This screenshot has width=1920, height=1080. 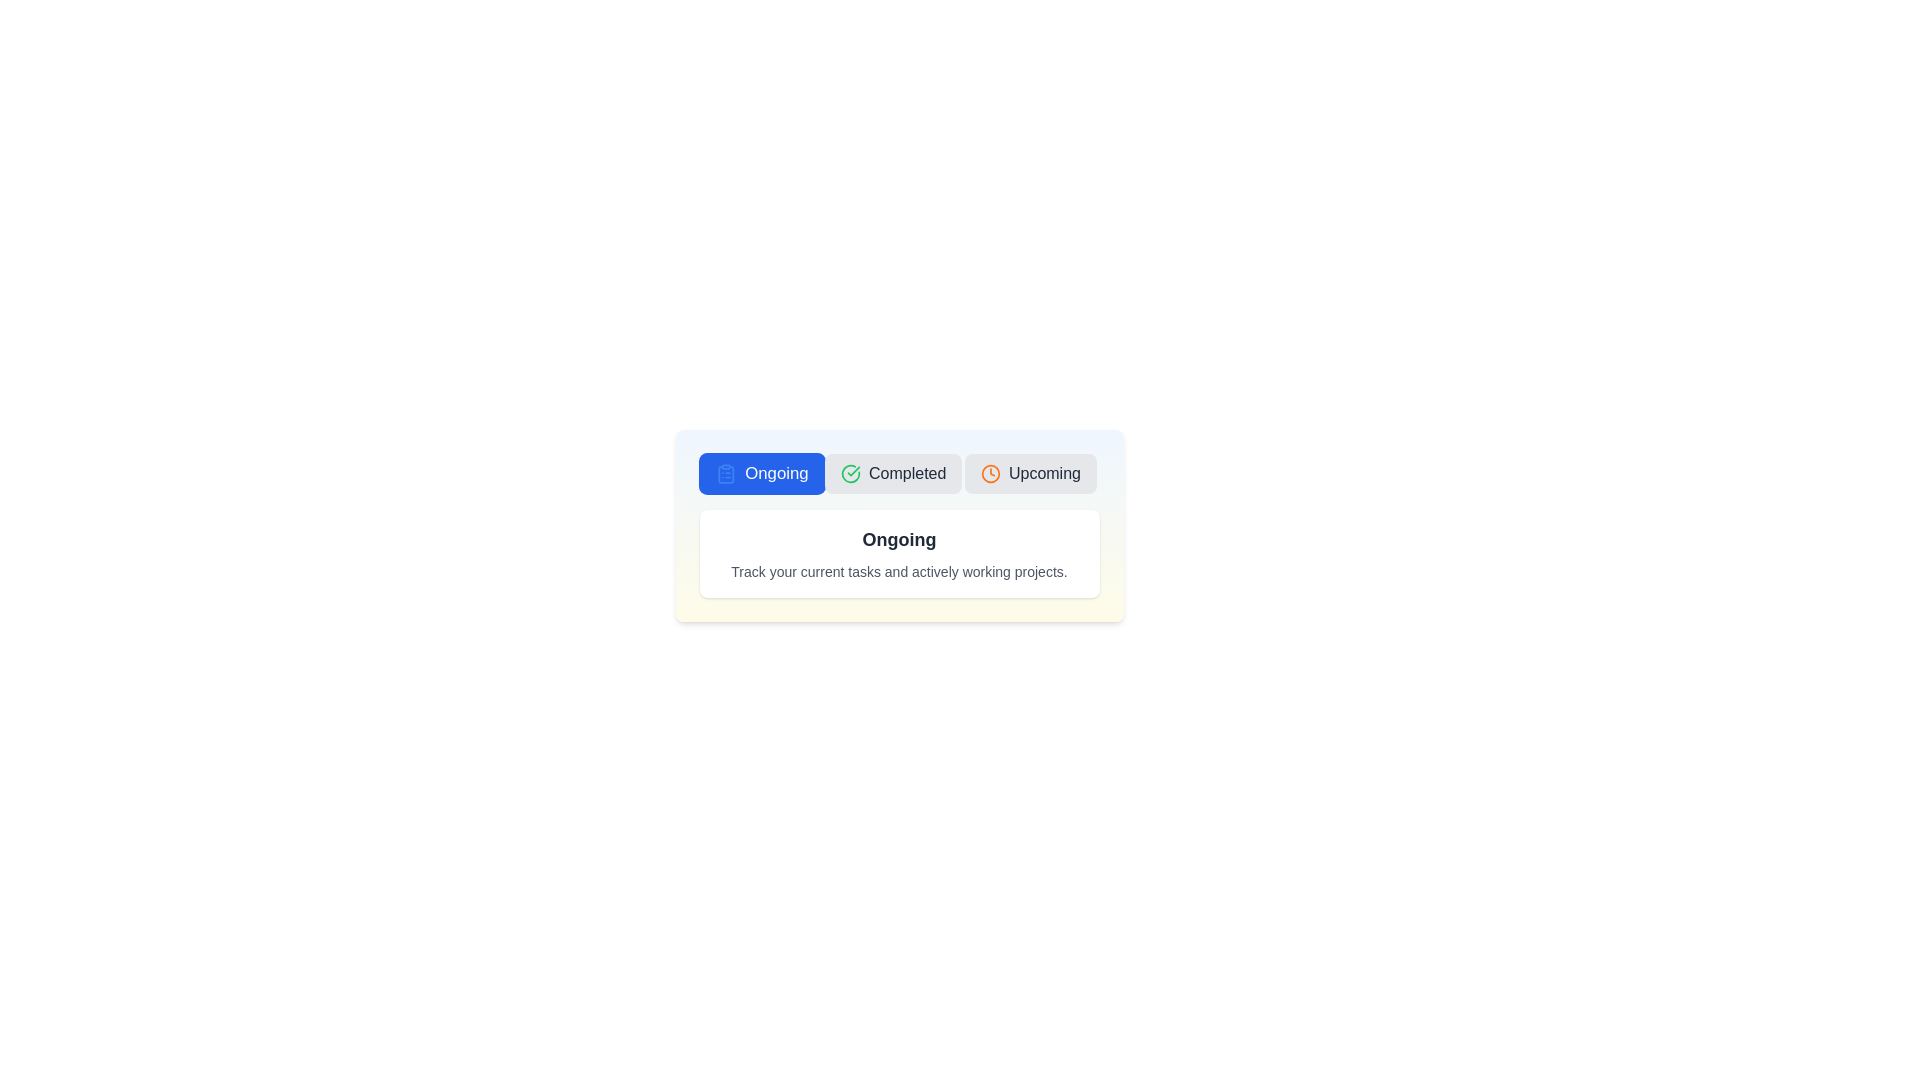 I want to click on the 'Ongoing' tab to view ongoing tasks, so click(x=761, y=474).